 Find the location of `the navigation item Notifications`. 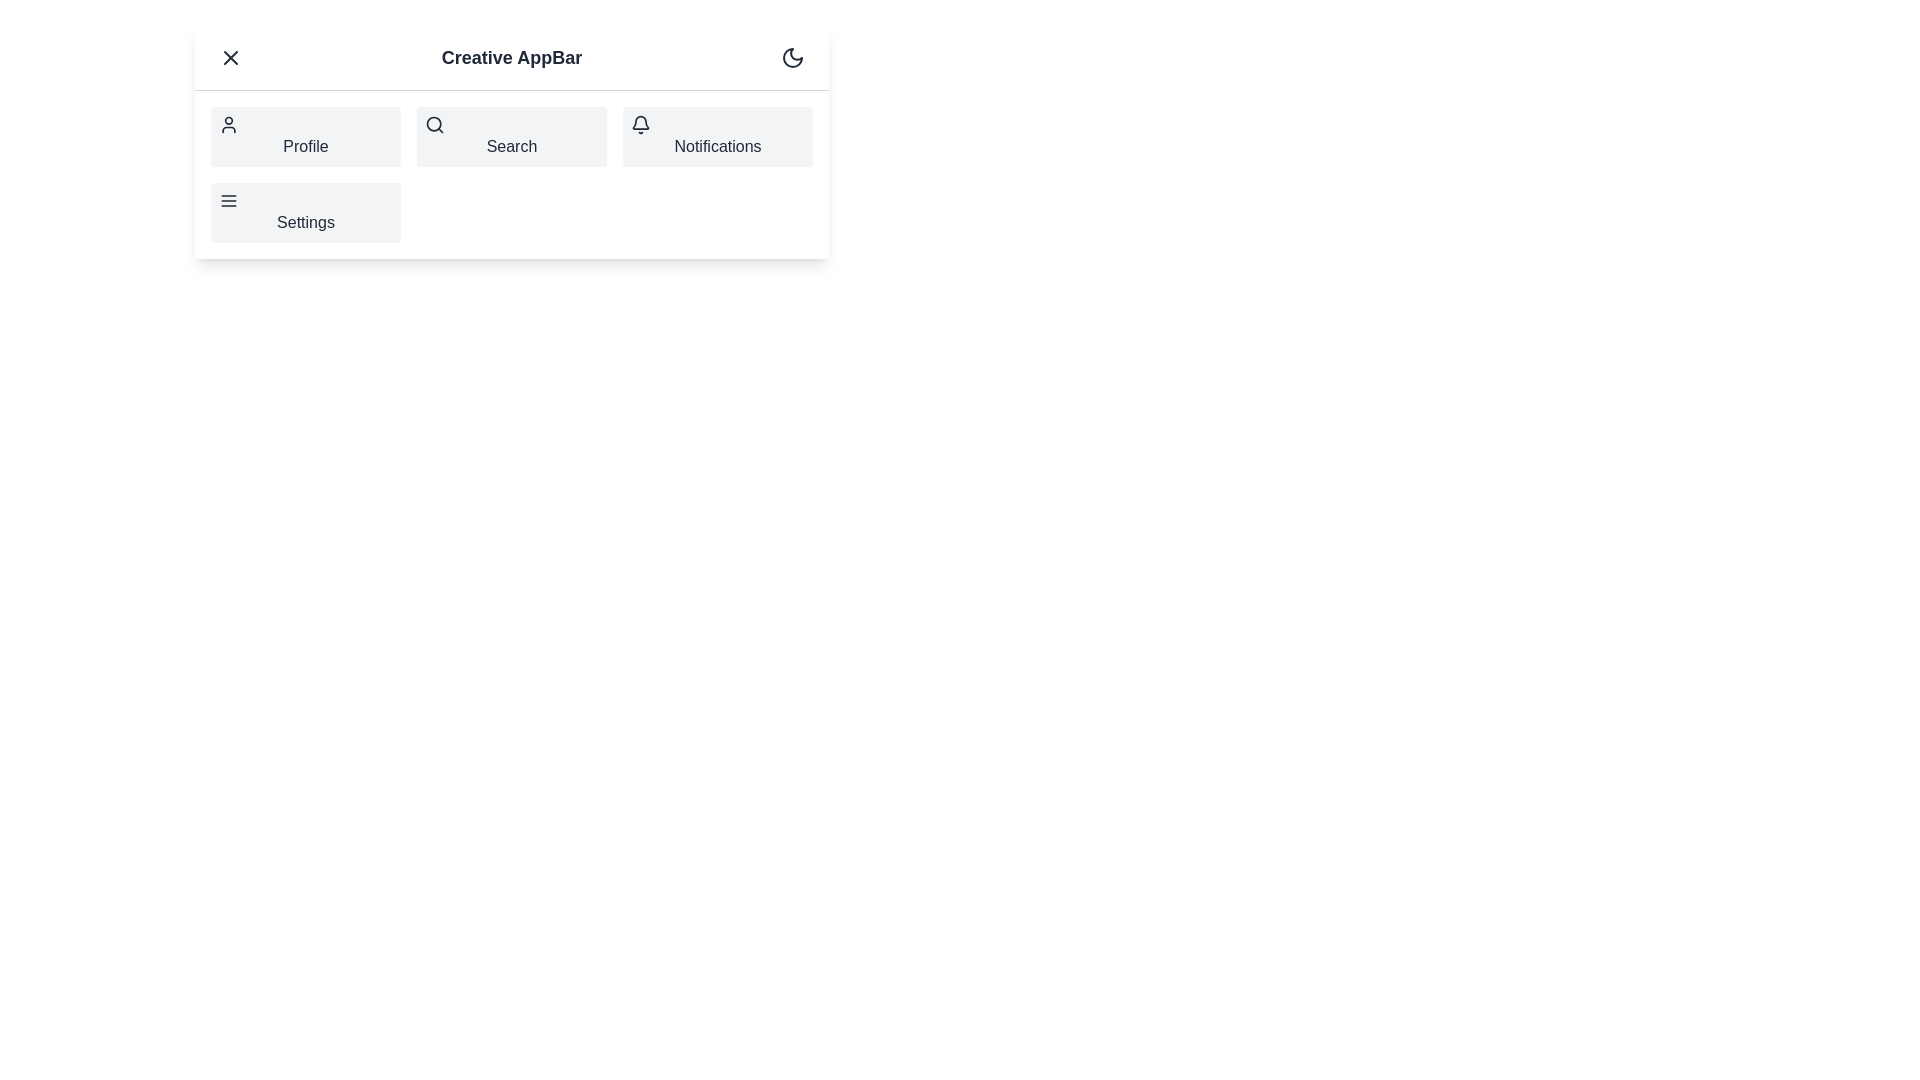

the navigation item Notifications is located at coordinates (718, 136).